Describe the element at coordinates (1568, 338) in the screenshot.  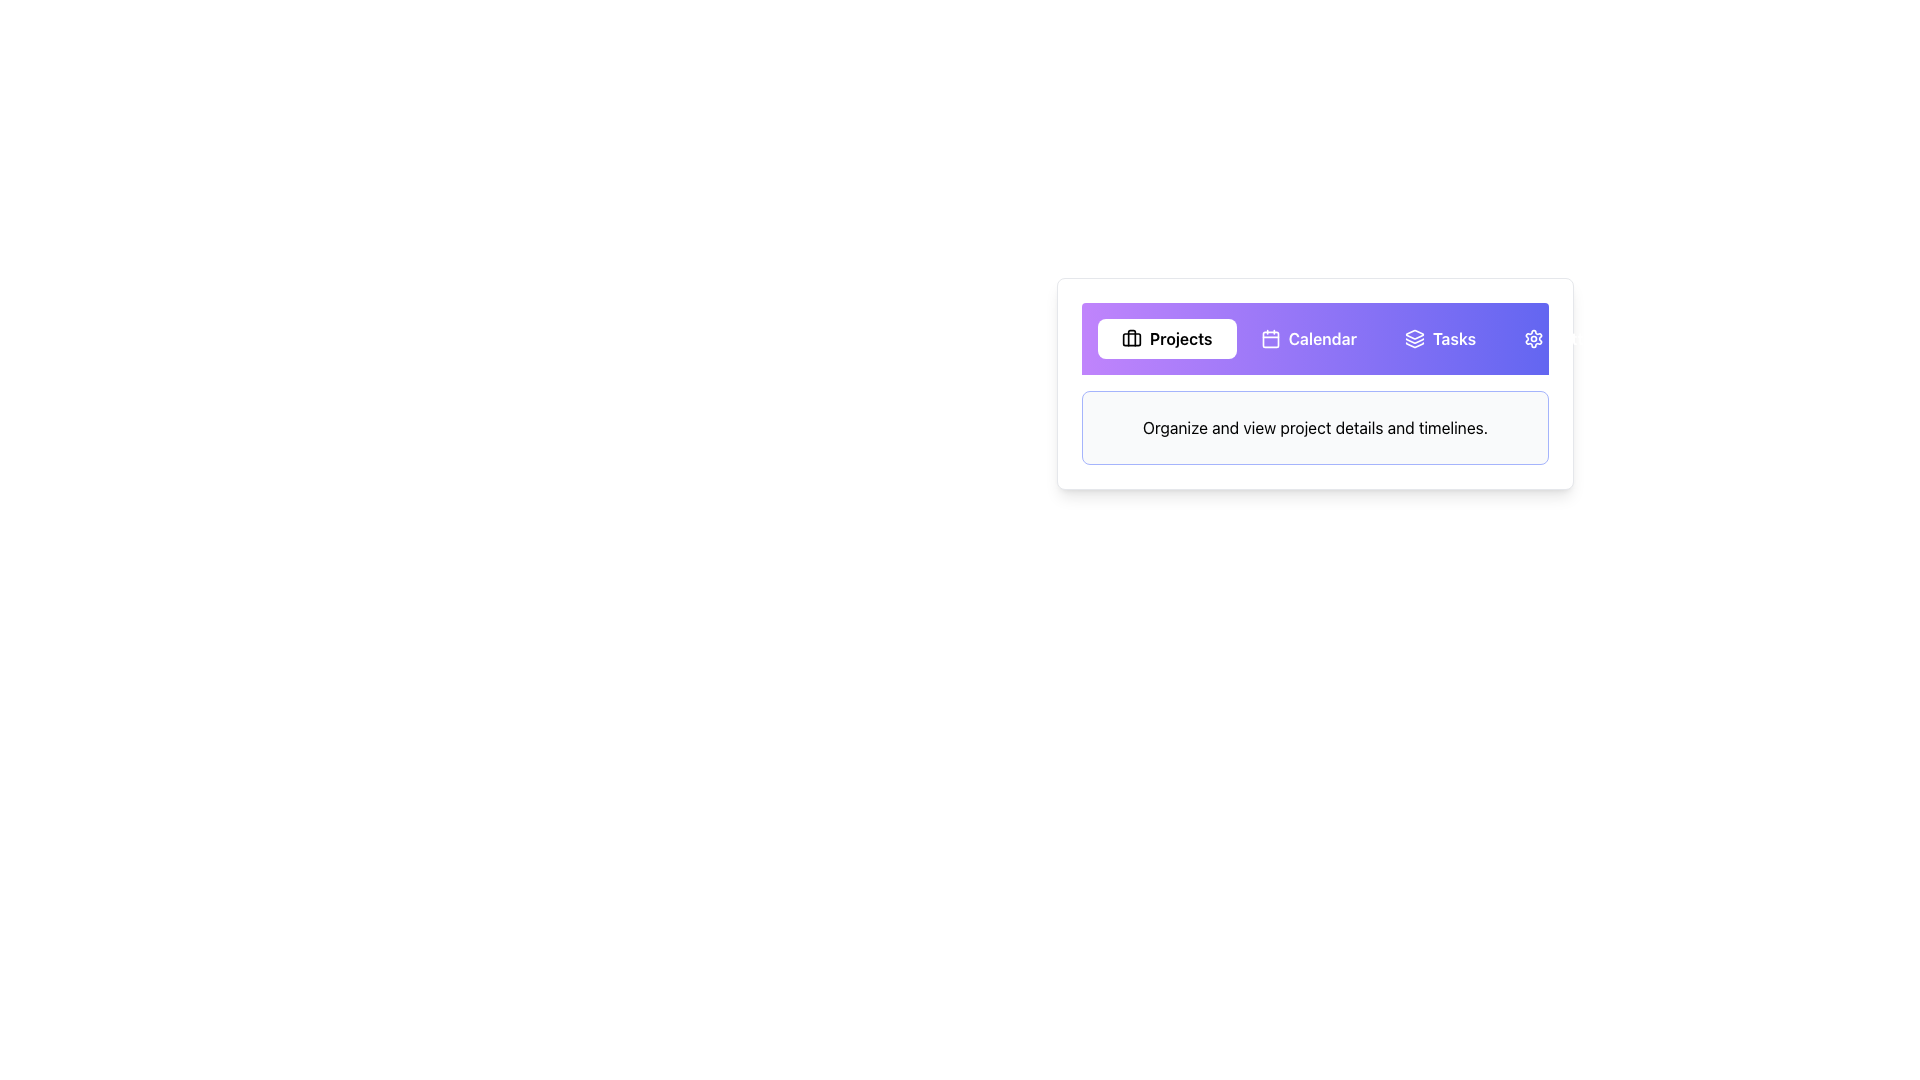
I see `the 'Settings' button` at that location.